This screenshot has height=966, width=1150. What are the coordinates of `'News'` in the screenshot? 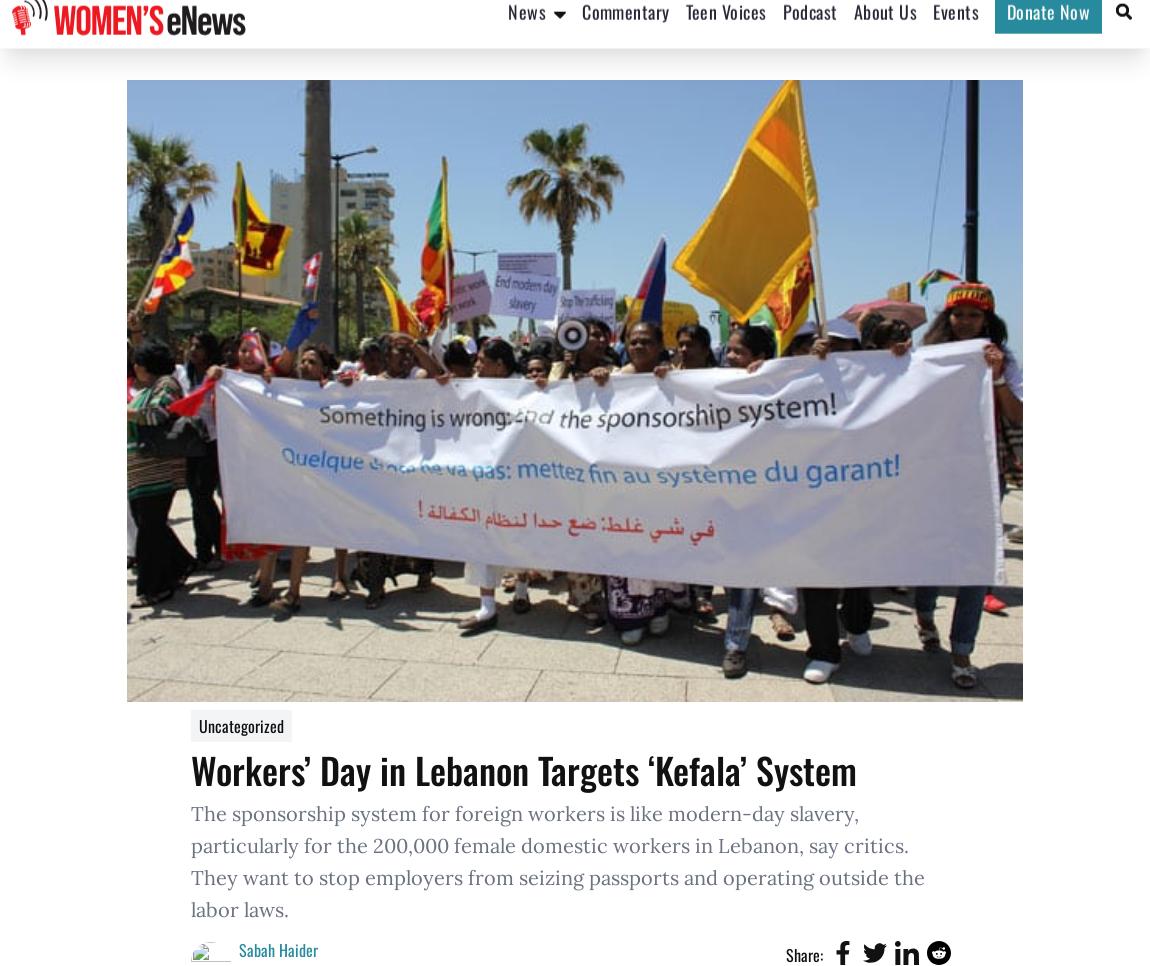 It's located at (527, 33).